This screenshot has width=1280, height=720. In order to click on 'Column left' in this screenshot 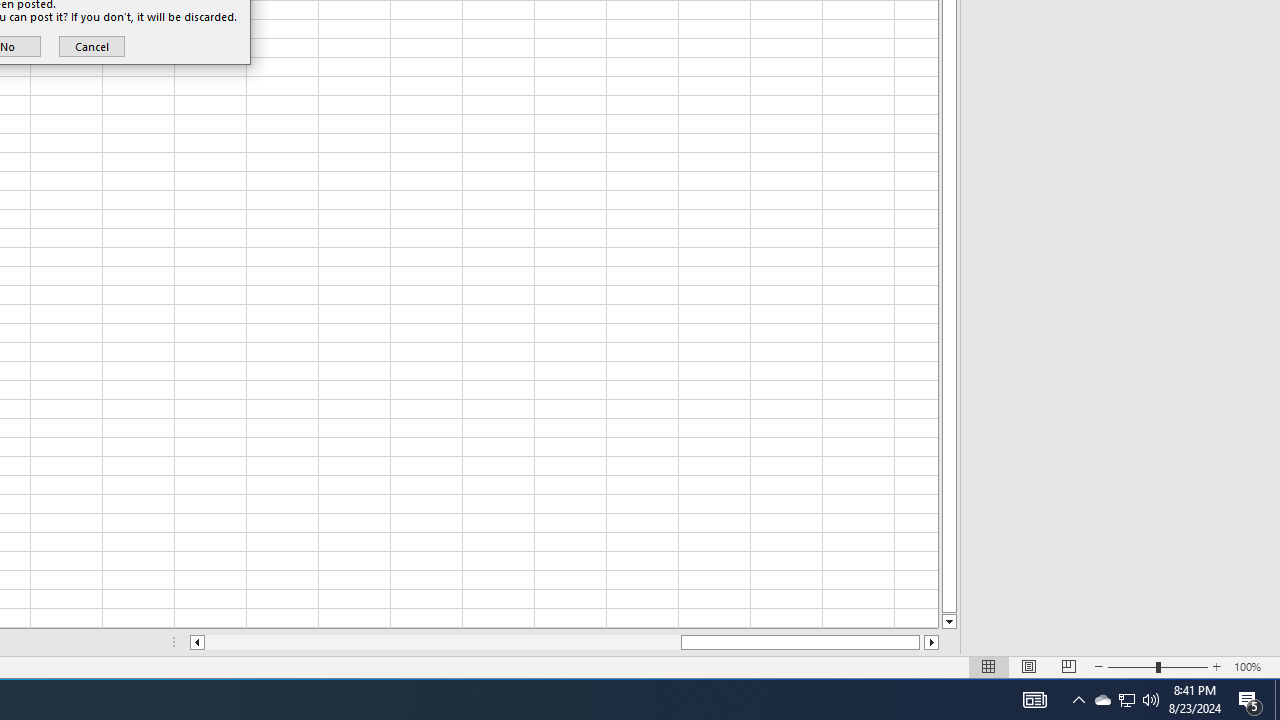, I will do `click(196, 642)`.